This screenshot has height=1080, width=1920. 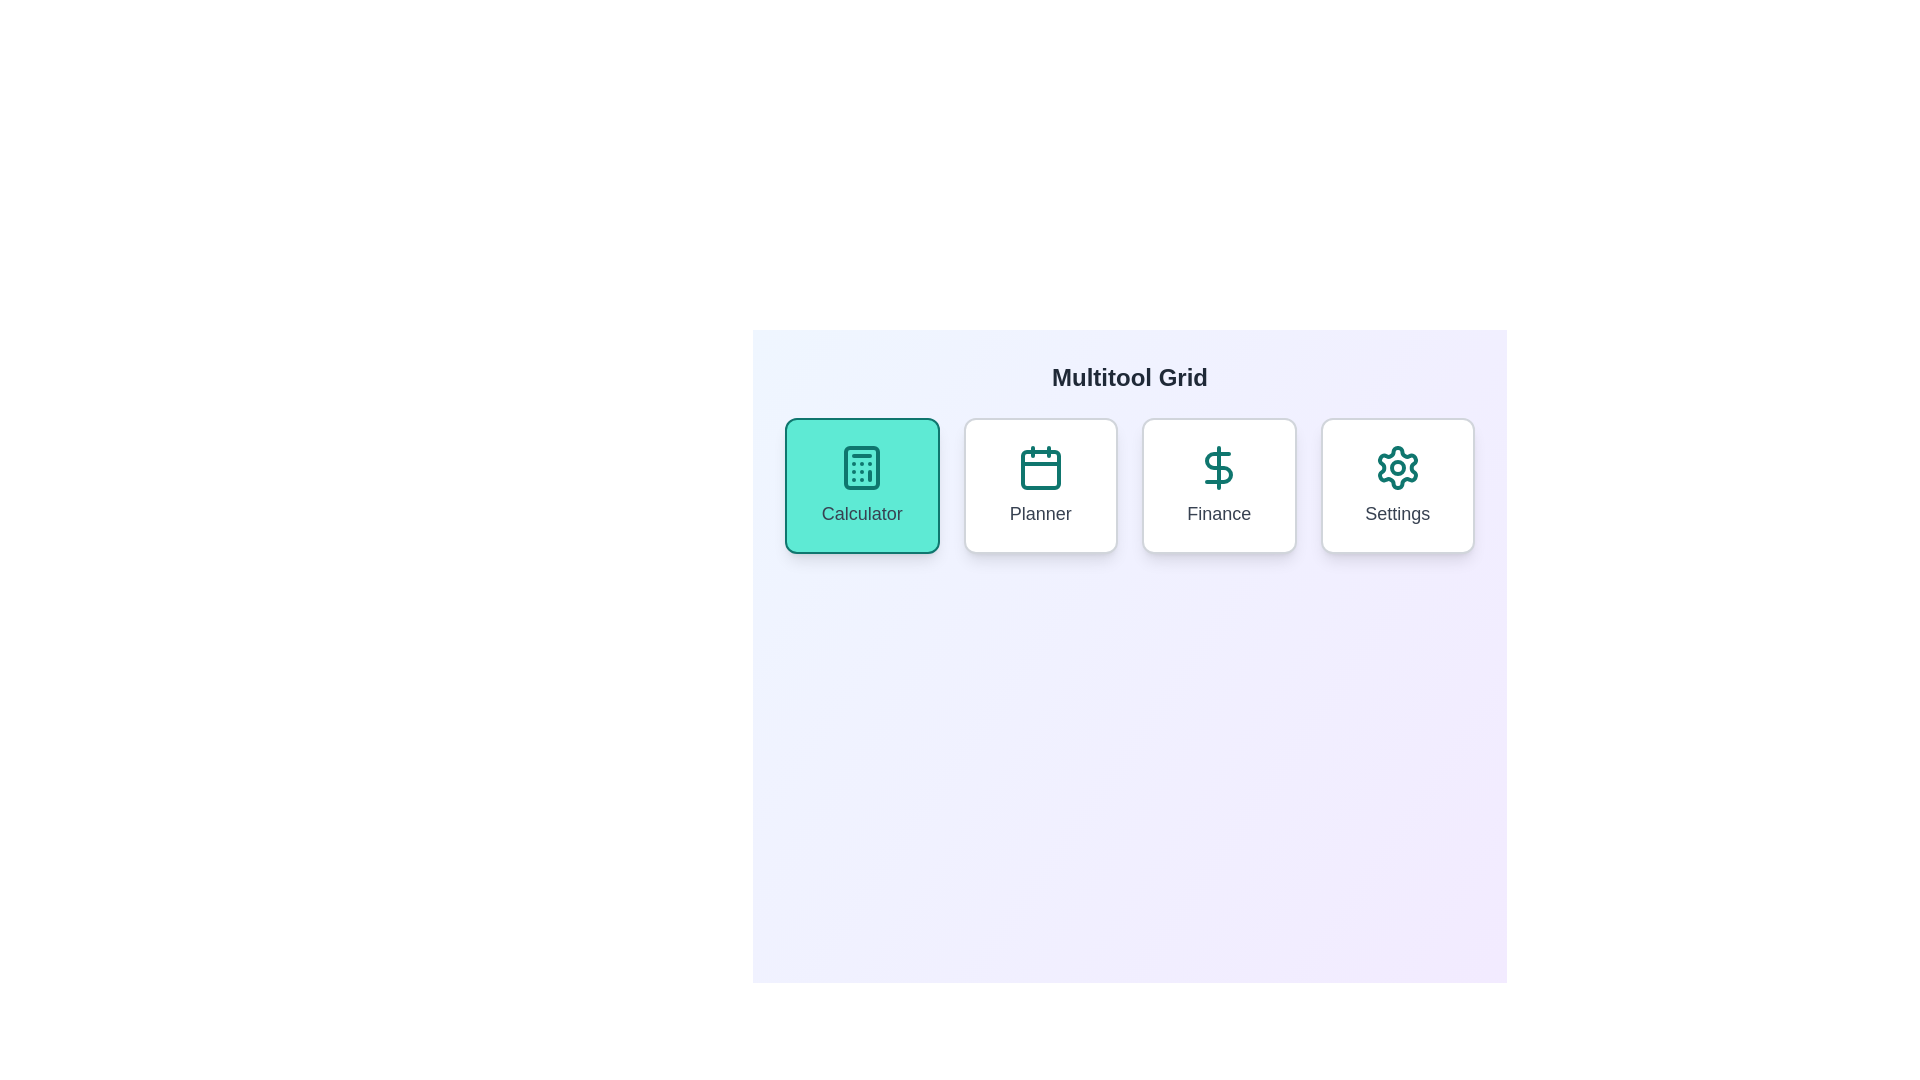 I want to click on the green dollar sign icon located in the third cell of the grid, positioned above the 'Finance' label, so click(x=1218, y=467).